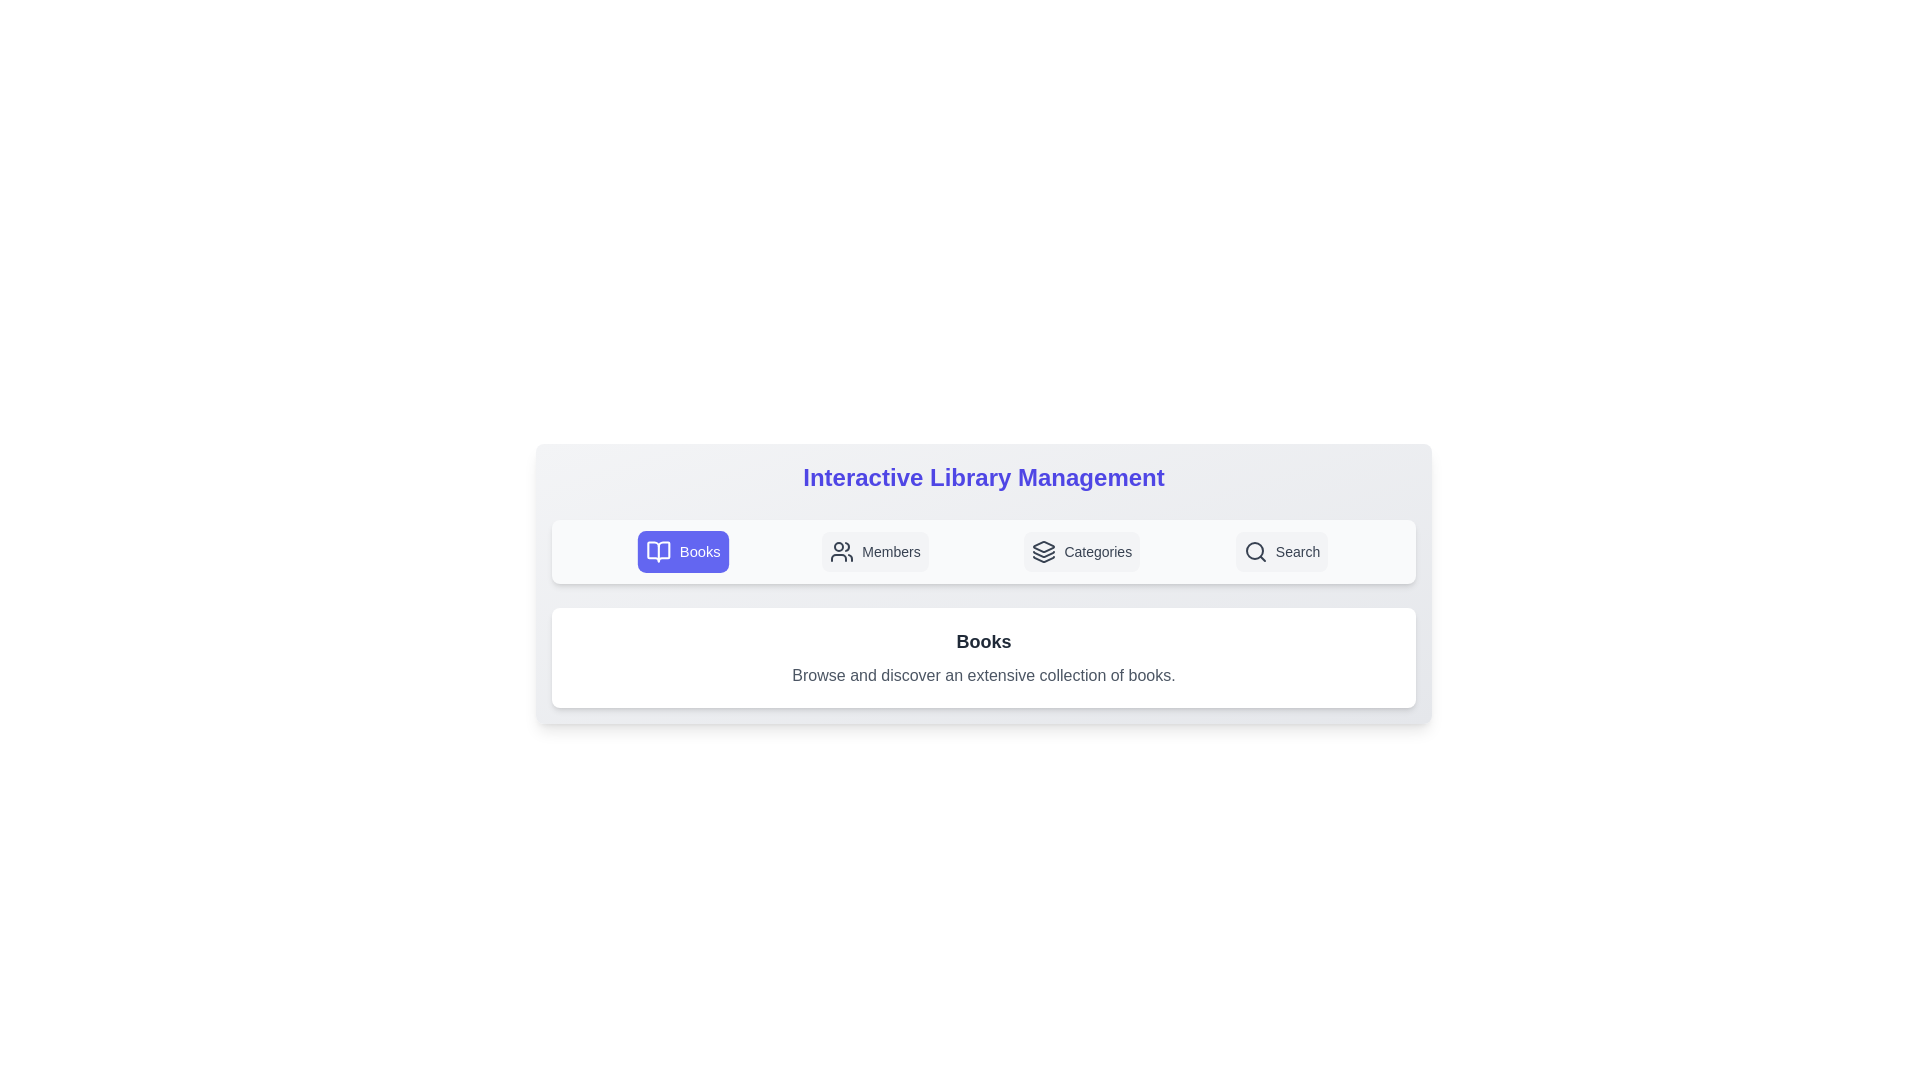 Image resolution: width=1920 pixels, height=1080 pixels. Describe the element at coordinates (1043, 551) in the screenshot. I see `the 'Categories' icon located between the 'Members' and 'Search' buttons in the navigation bar` at that location.